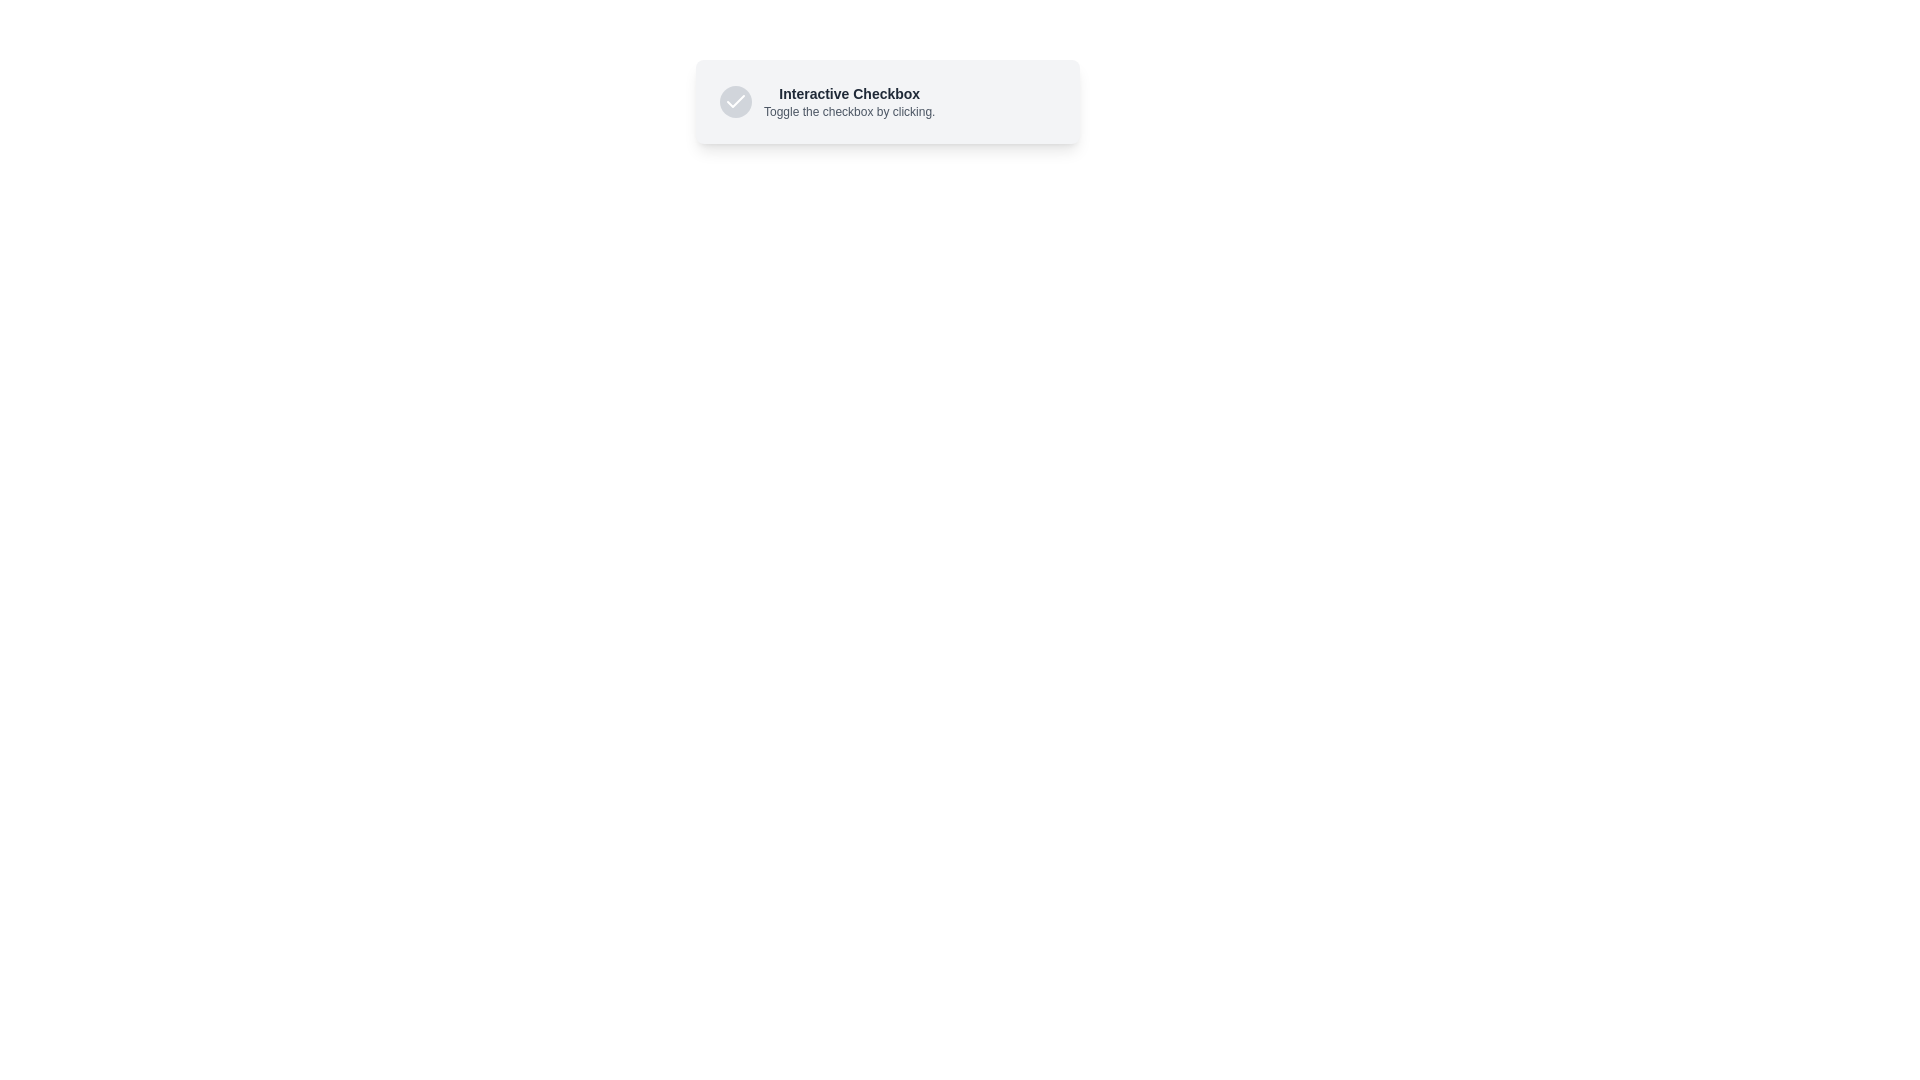 This screenshot has width=1920, height=1080. I want to click on the circular toggle button with a light gray background and centered checkmark icon, so click(734, 101).